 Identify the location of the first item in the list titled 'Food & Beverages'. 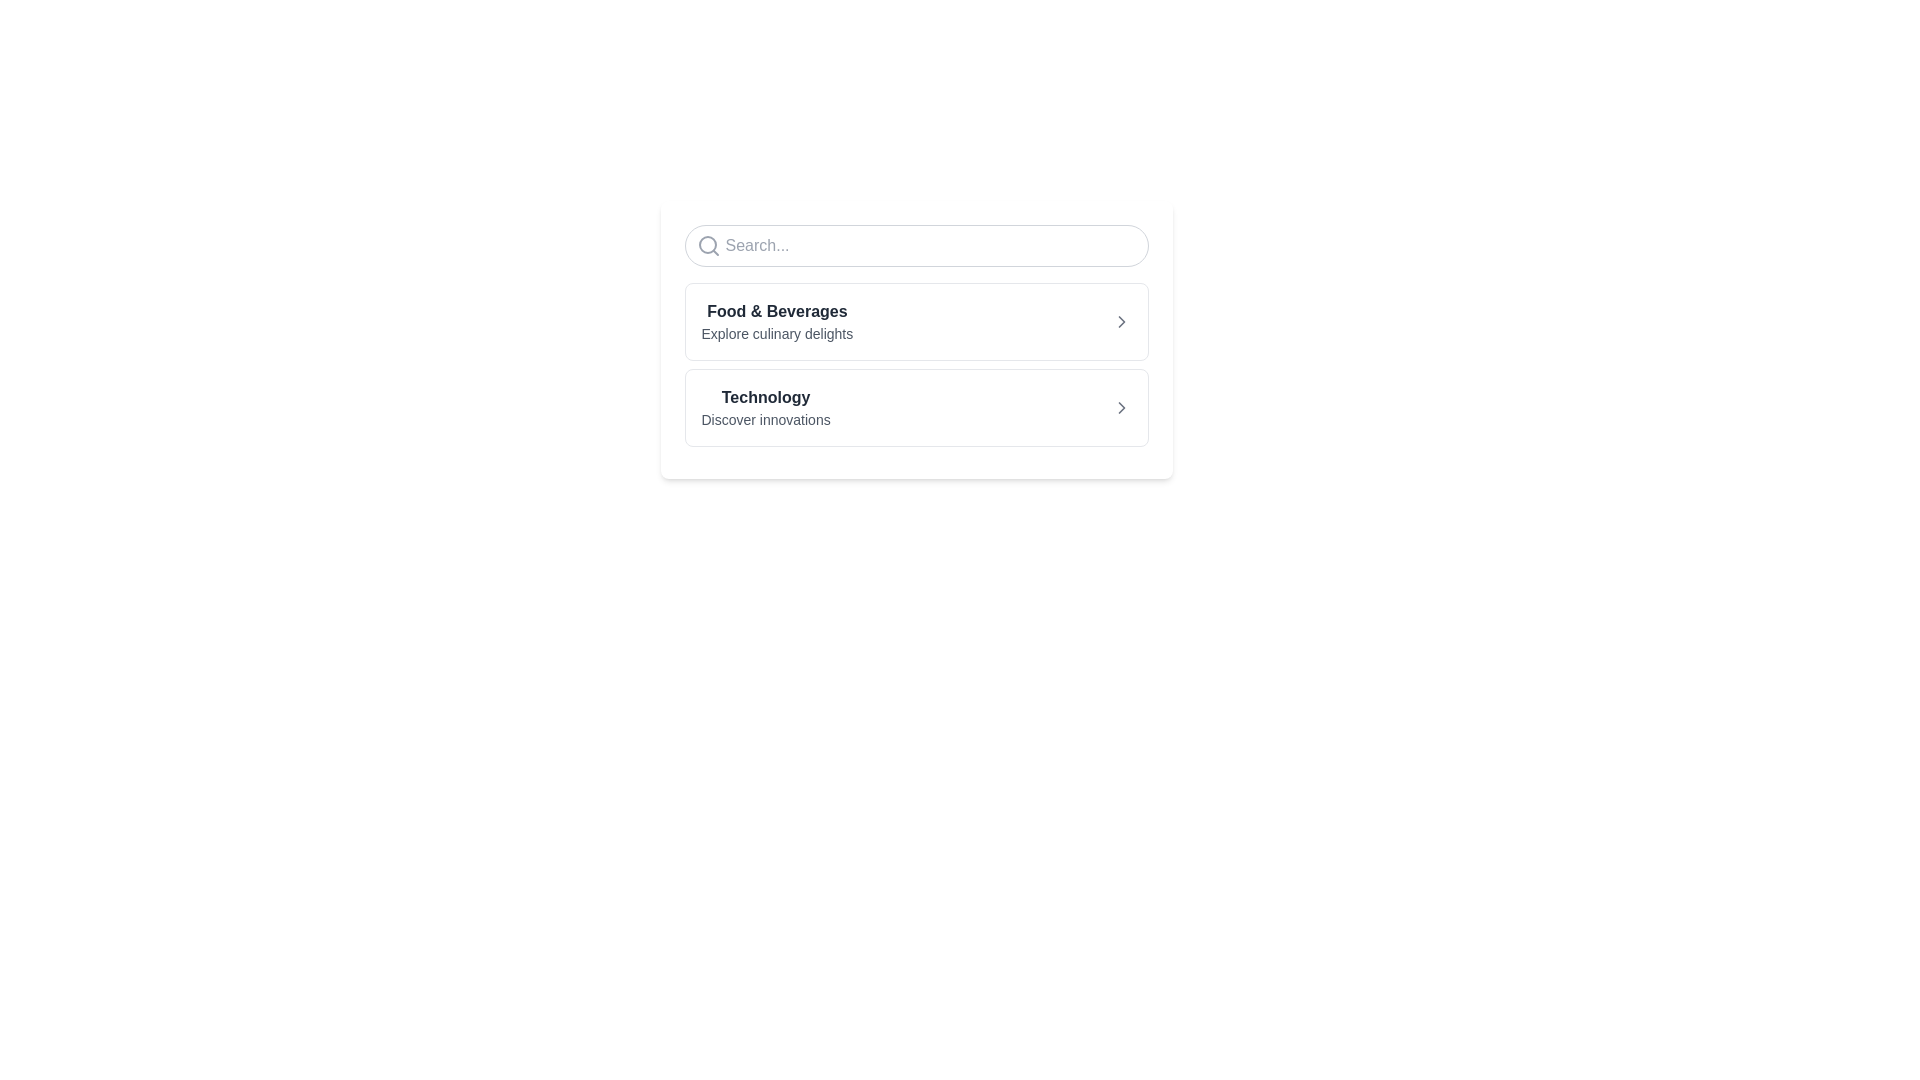
(776, 320).